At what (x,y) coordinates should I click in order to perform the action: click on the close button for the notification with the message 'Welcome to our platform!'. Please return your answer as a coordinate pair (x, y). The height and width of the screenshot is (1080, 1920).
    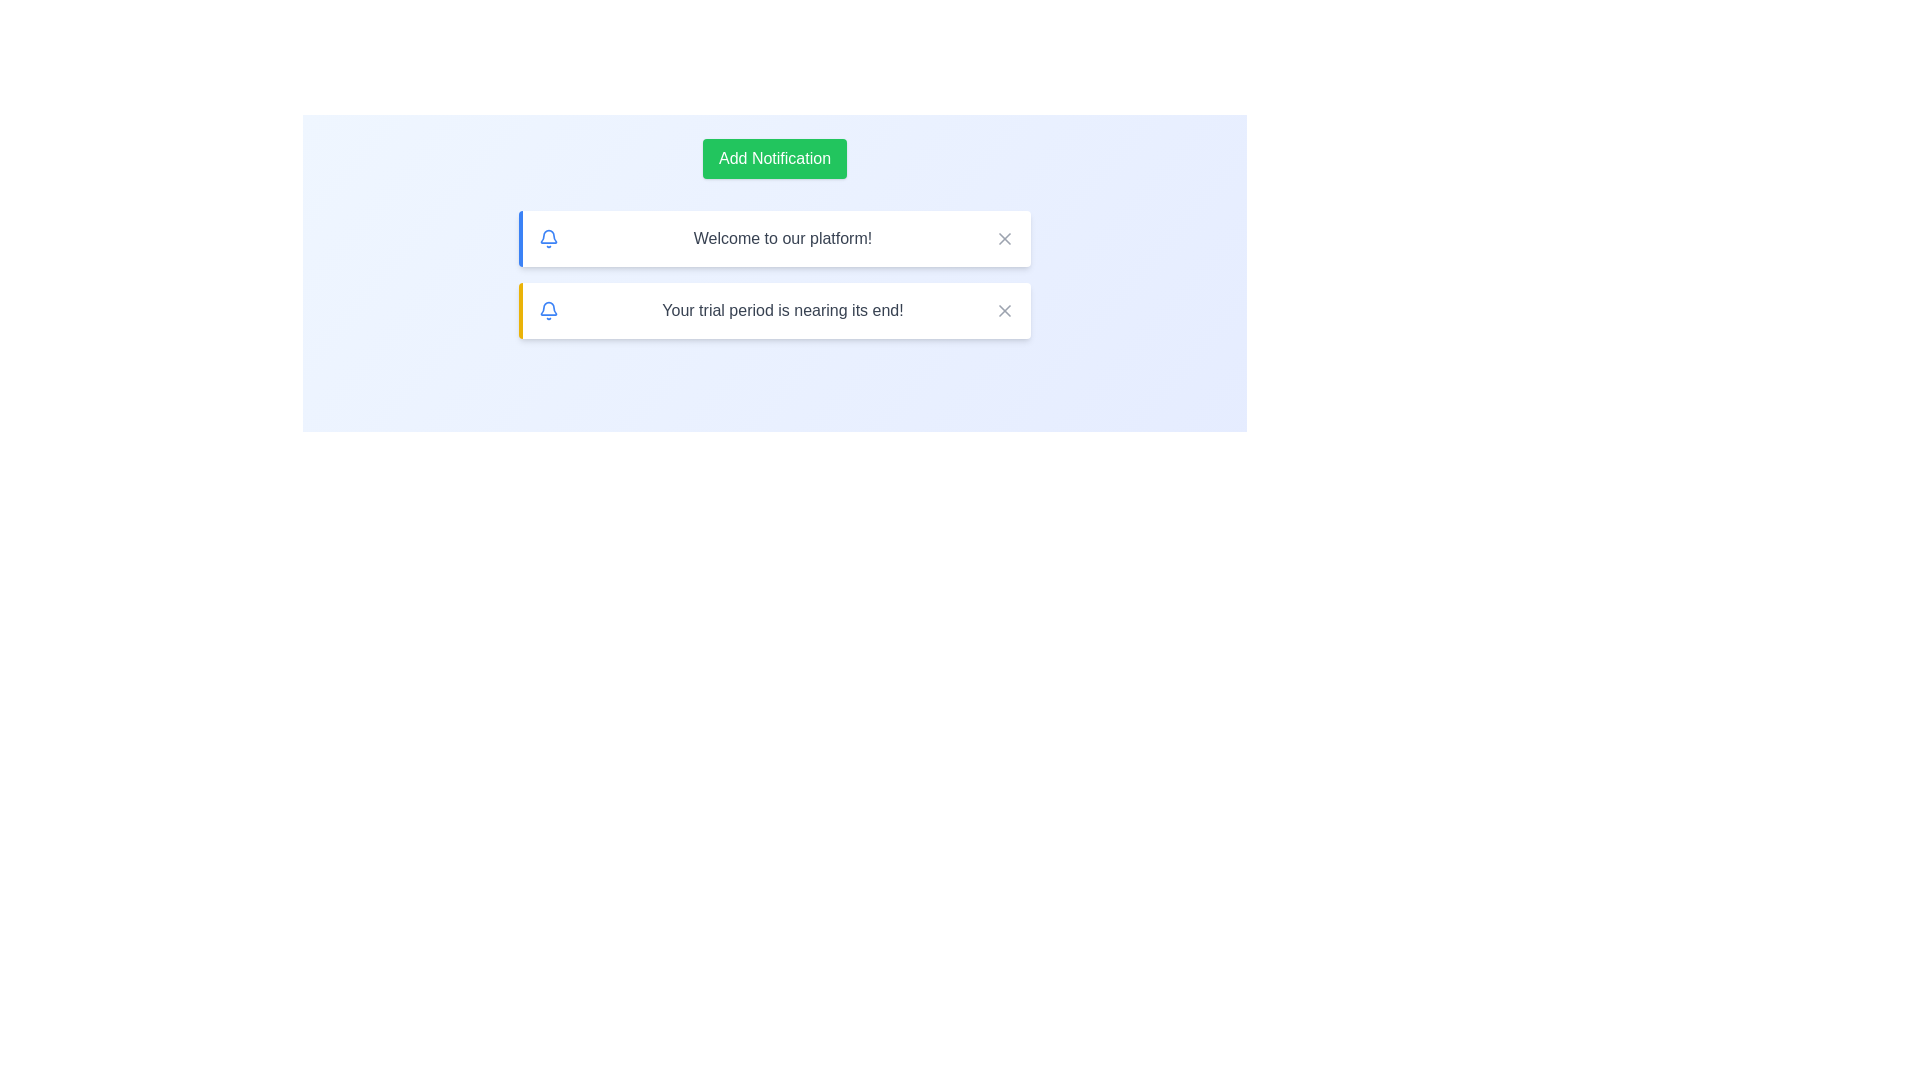
    Looking at the image, I should click on (1004, 238).